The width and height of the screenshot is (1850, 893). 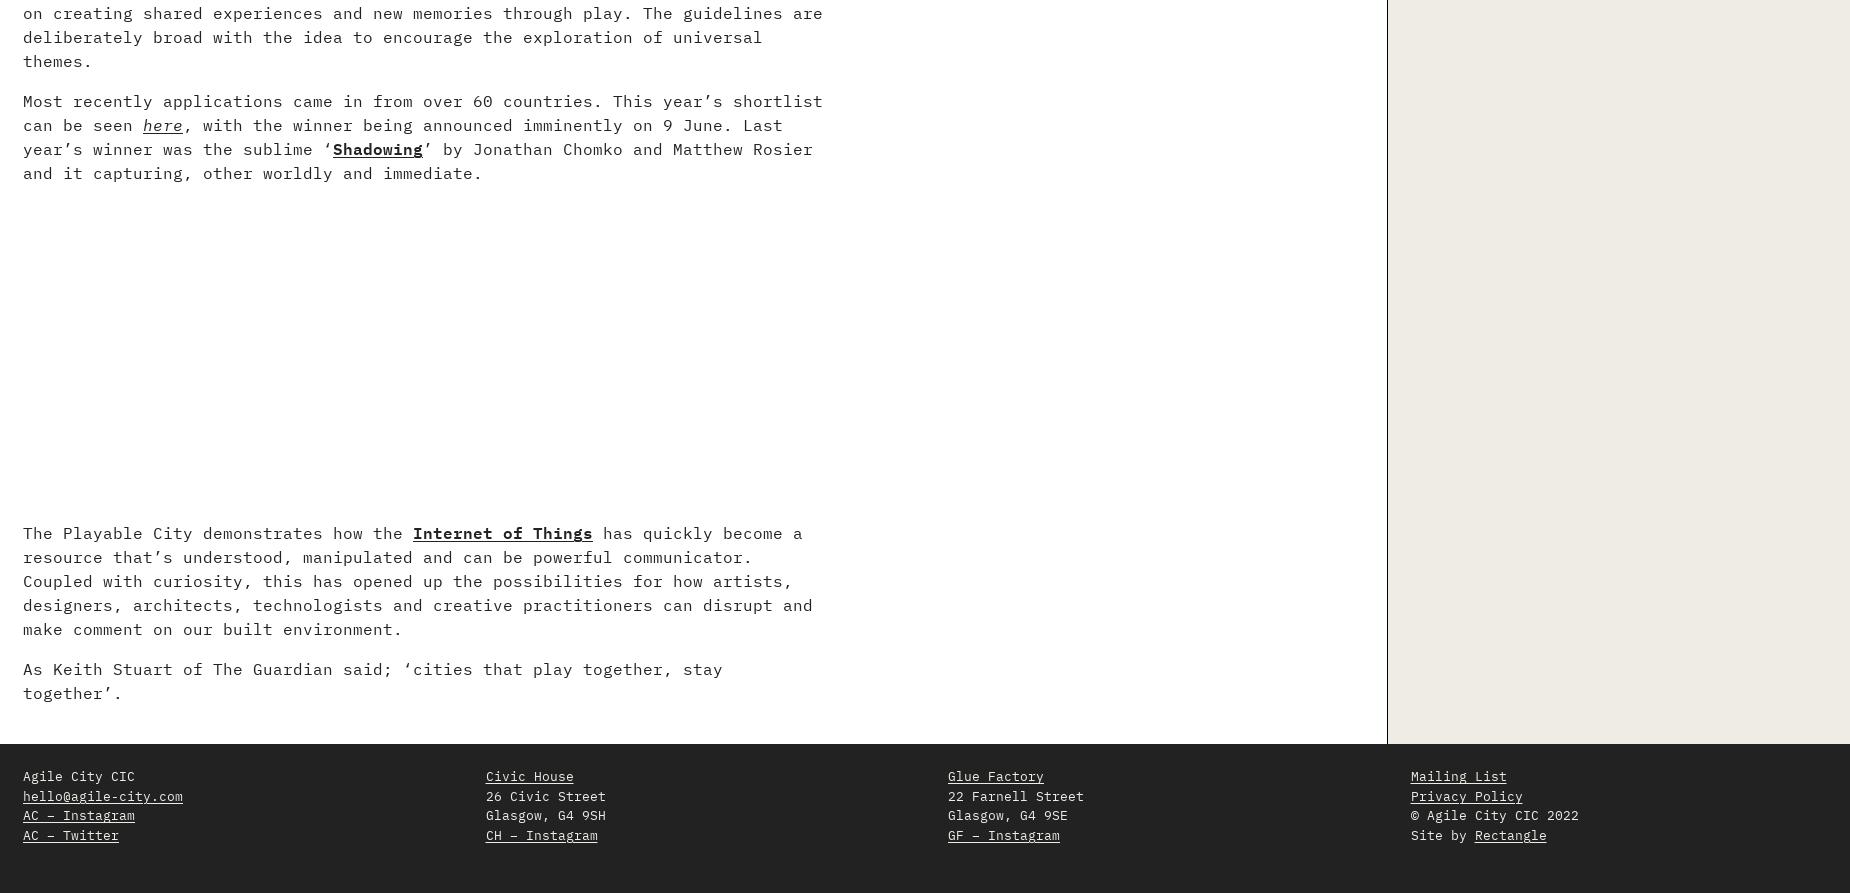 What do you see at coordinates (545, 814) in the screenshot?
I see `'Glasgow, G4 9SH'` at bounding box center [545, 814].